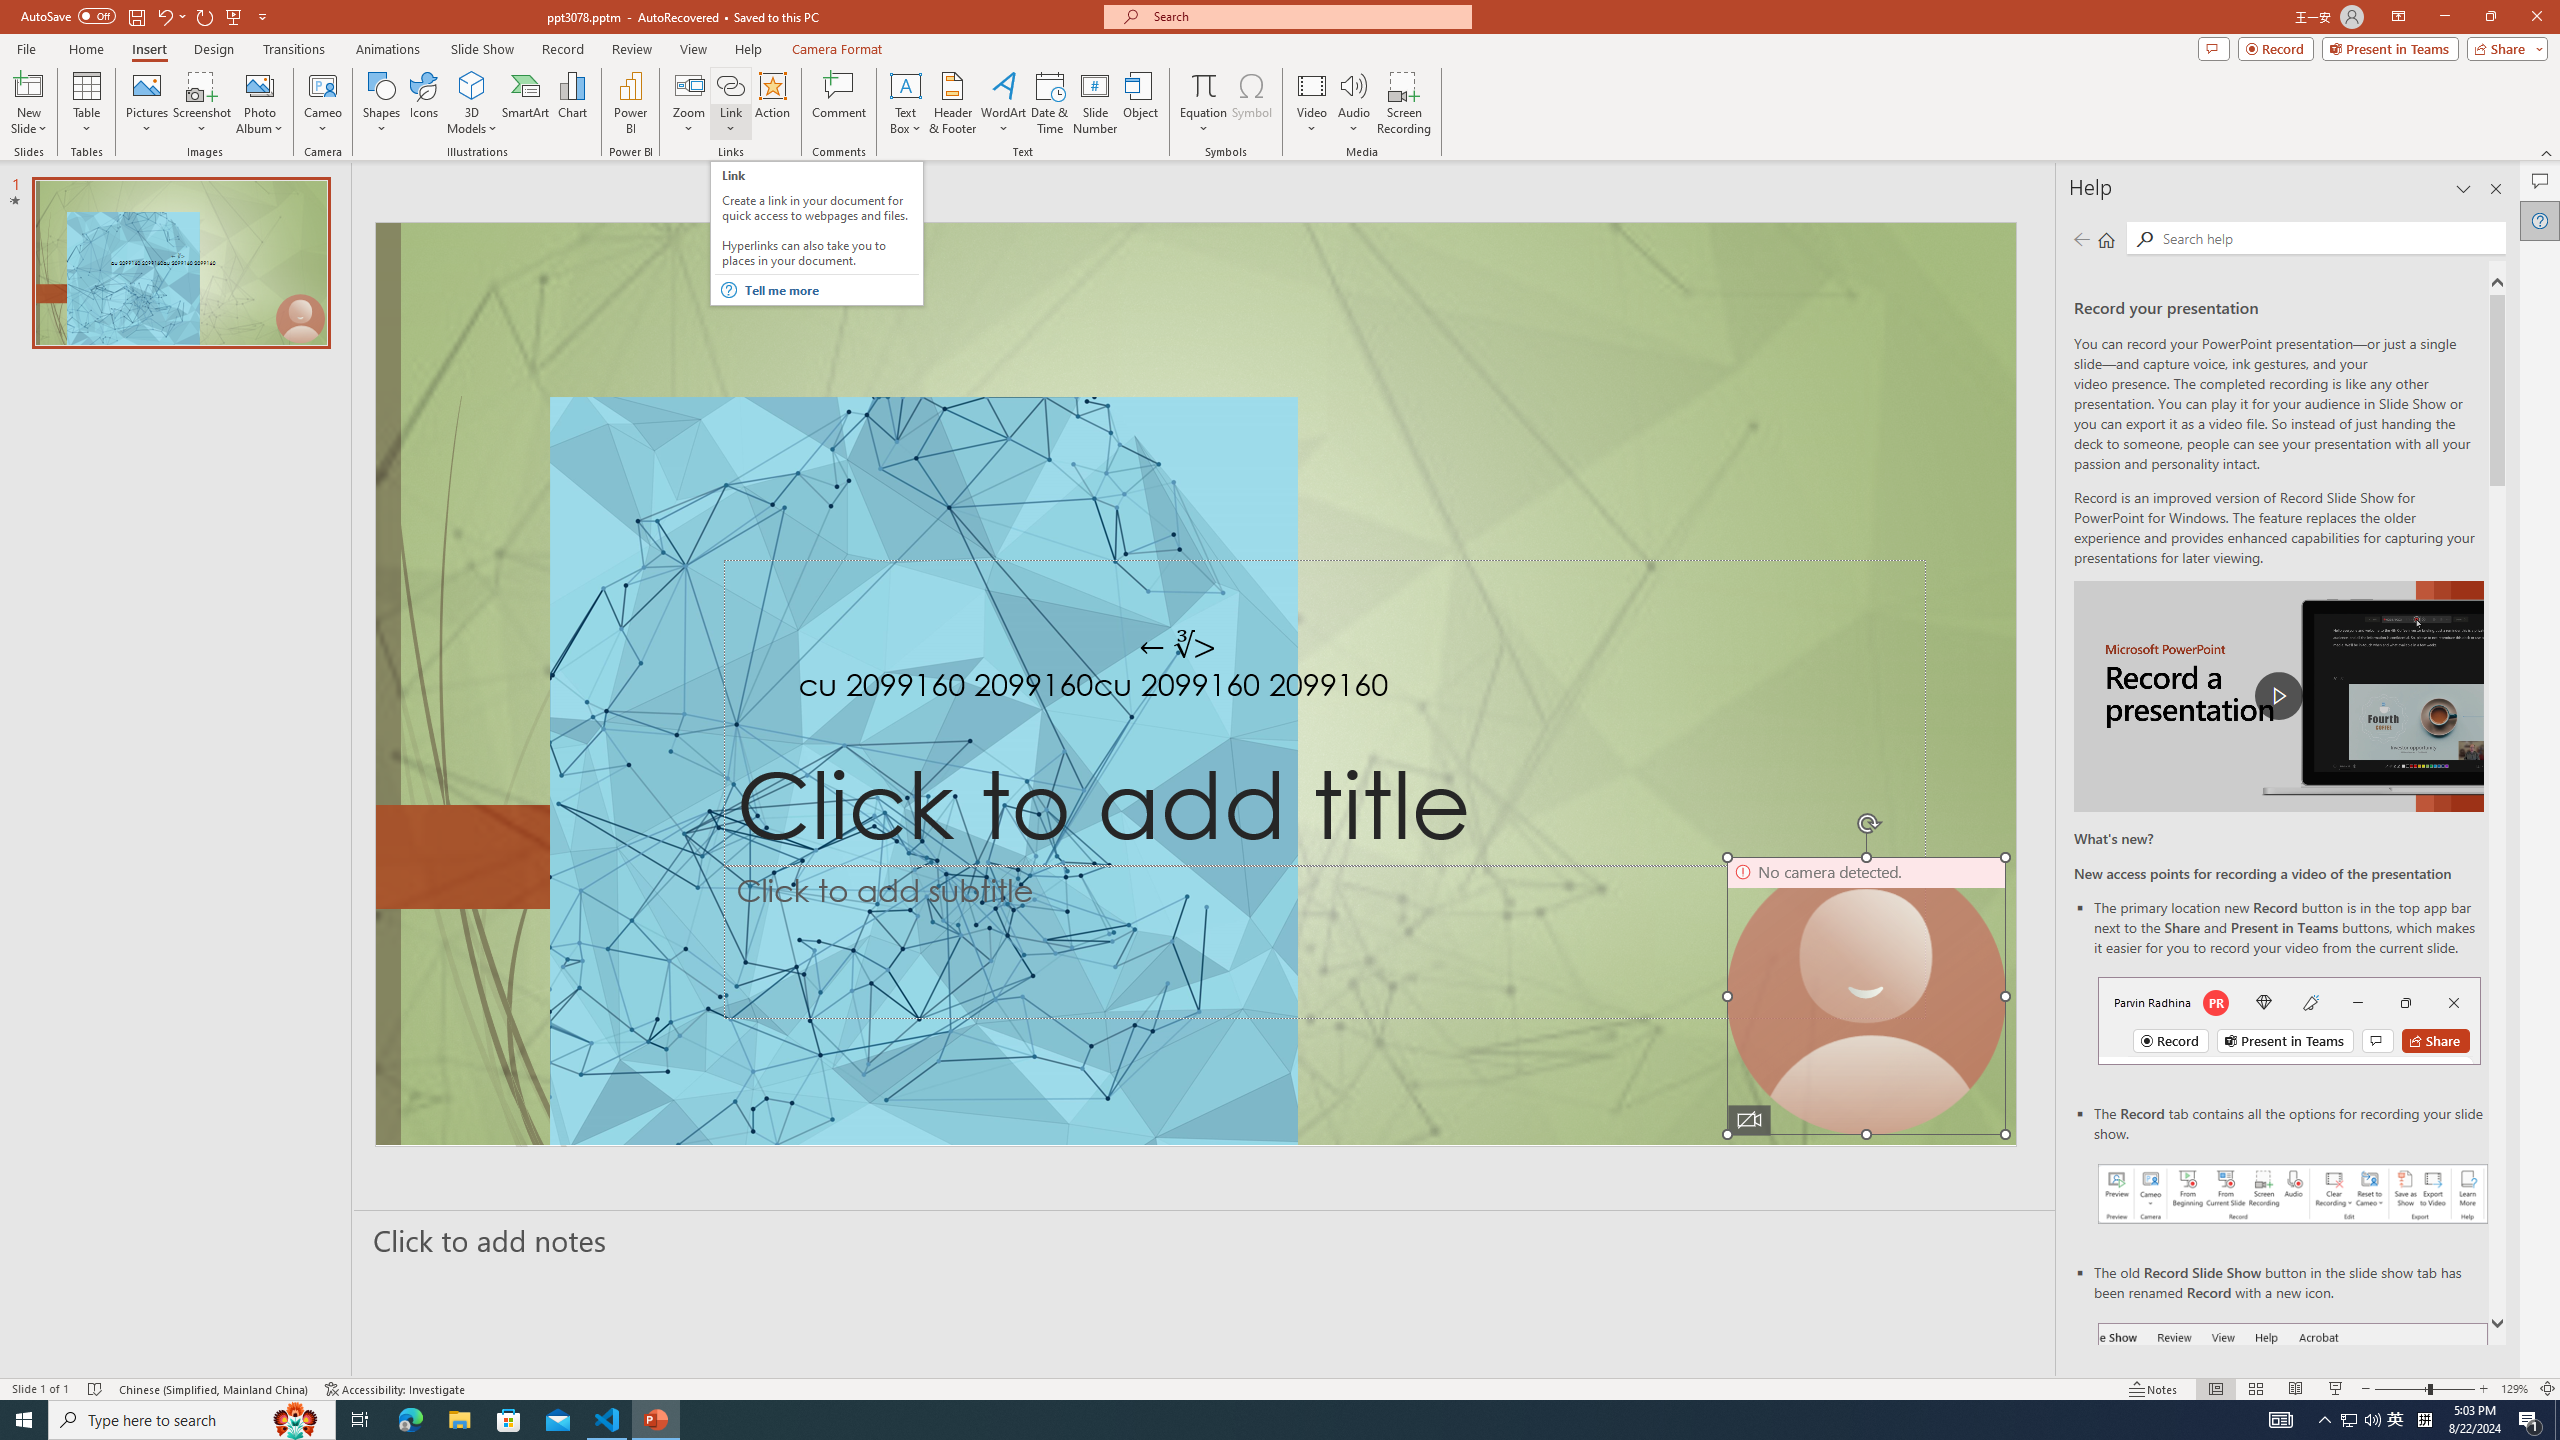  What do you see at coordinates (837, 103) in the screenshot?
I see `'Comment'` at bounding box center [837, 103].